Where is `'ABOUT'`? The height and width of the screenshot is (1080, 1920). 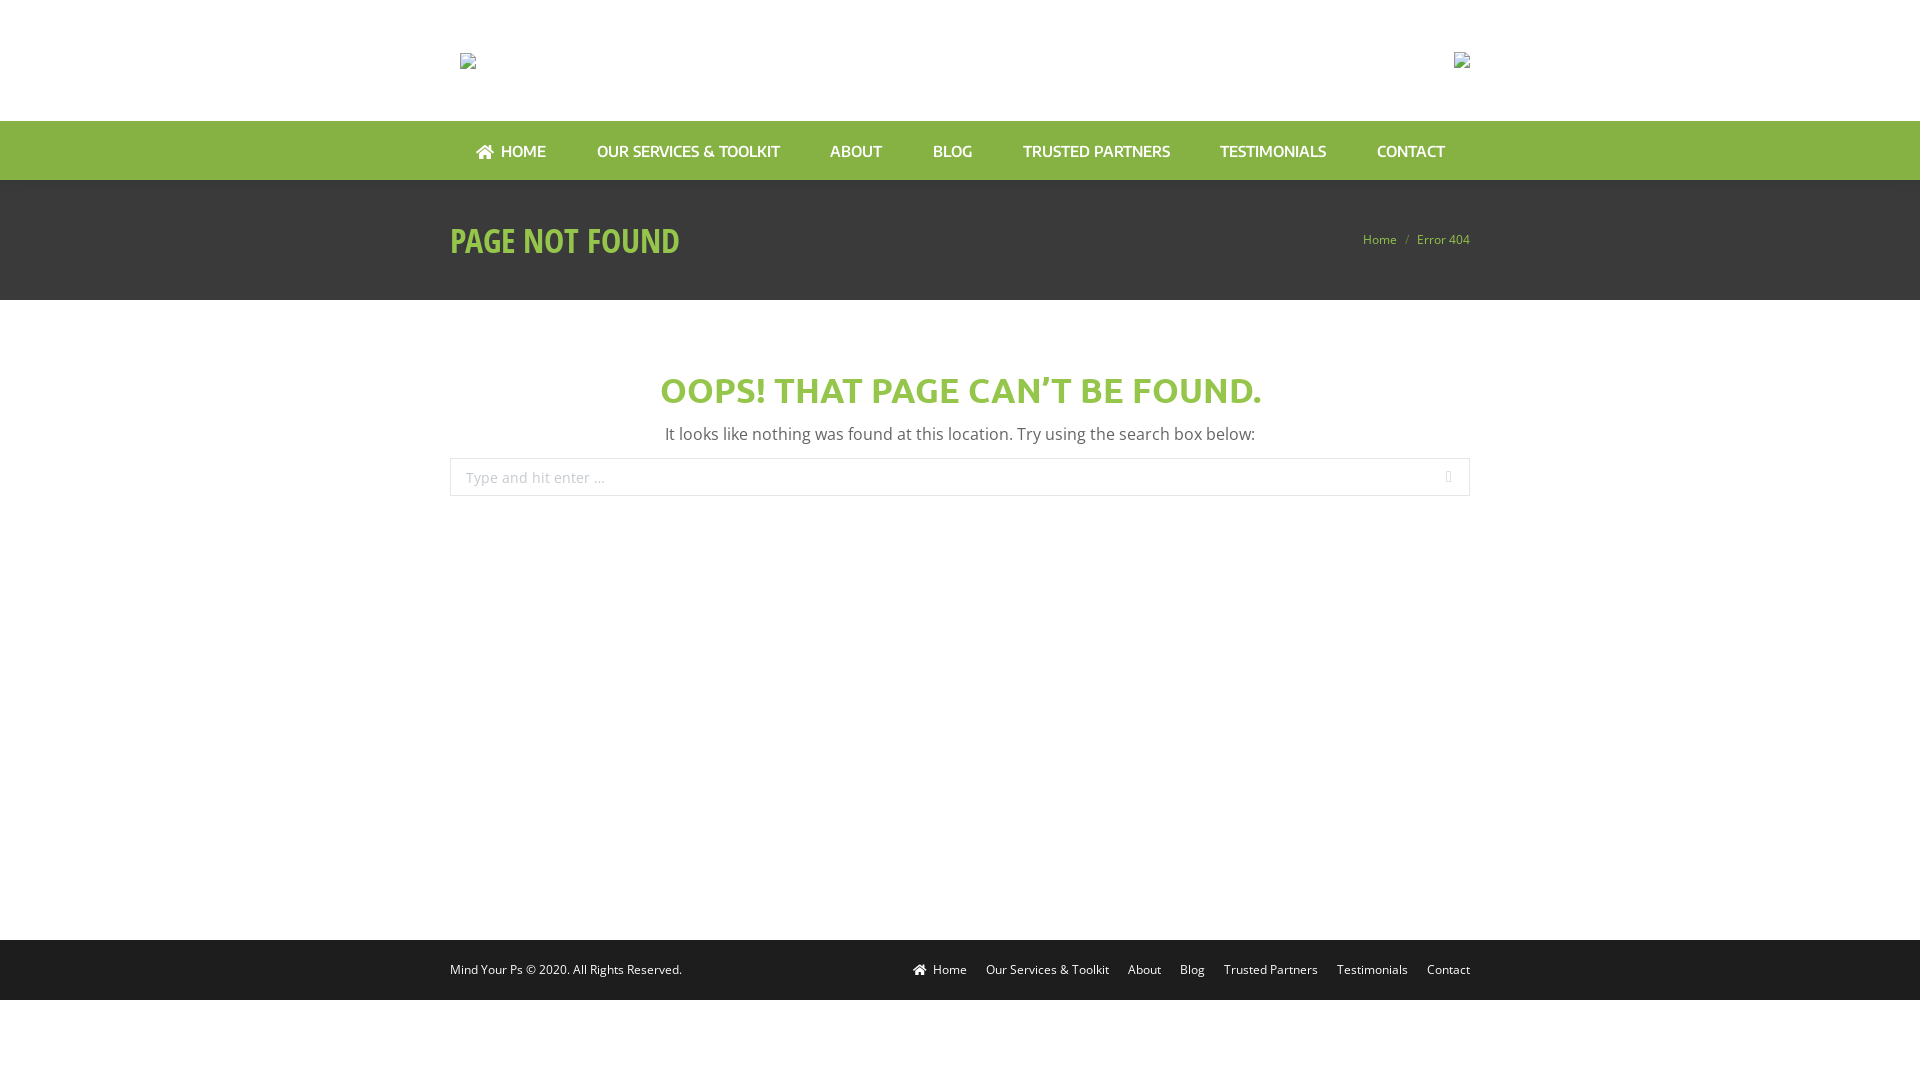
'ABOUT' is located at coordinates (855, 150).